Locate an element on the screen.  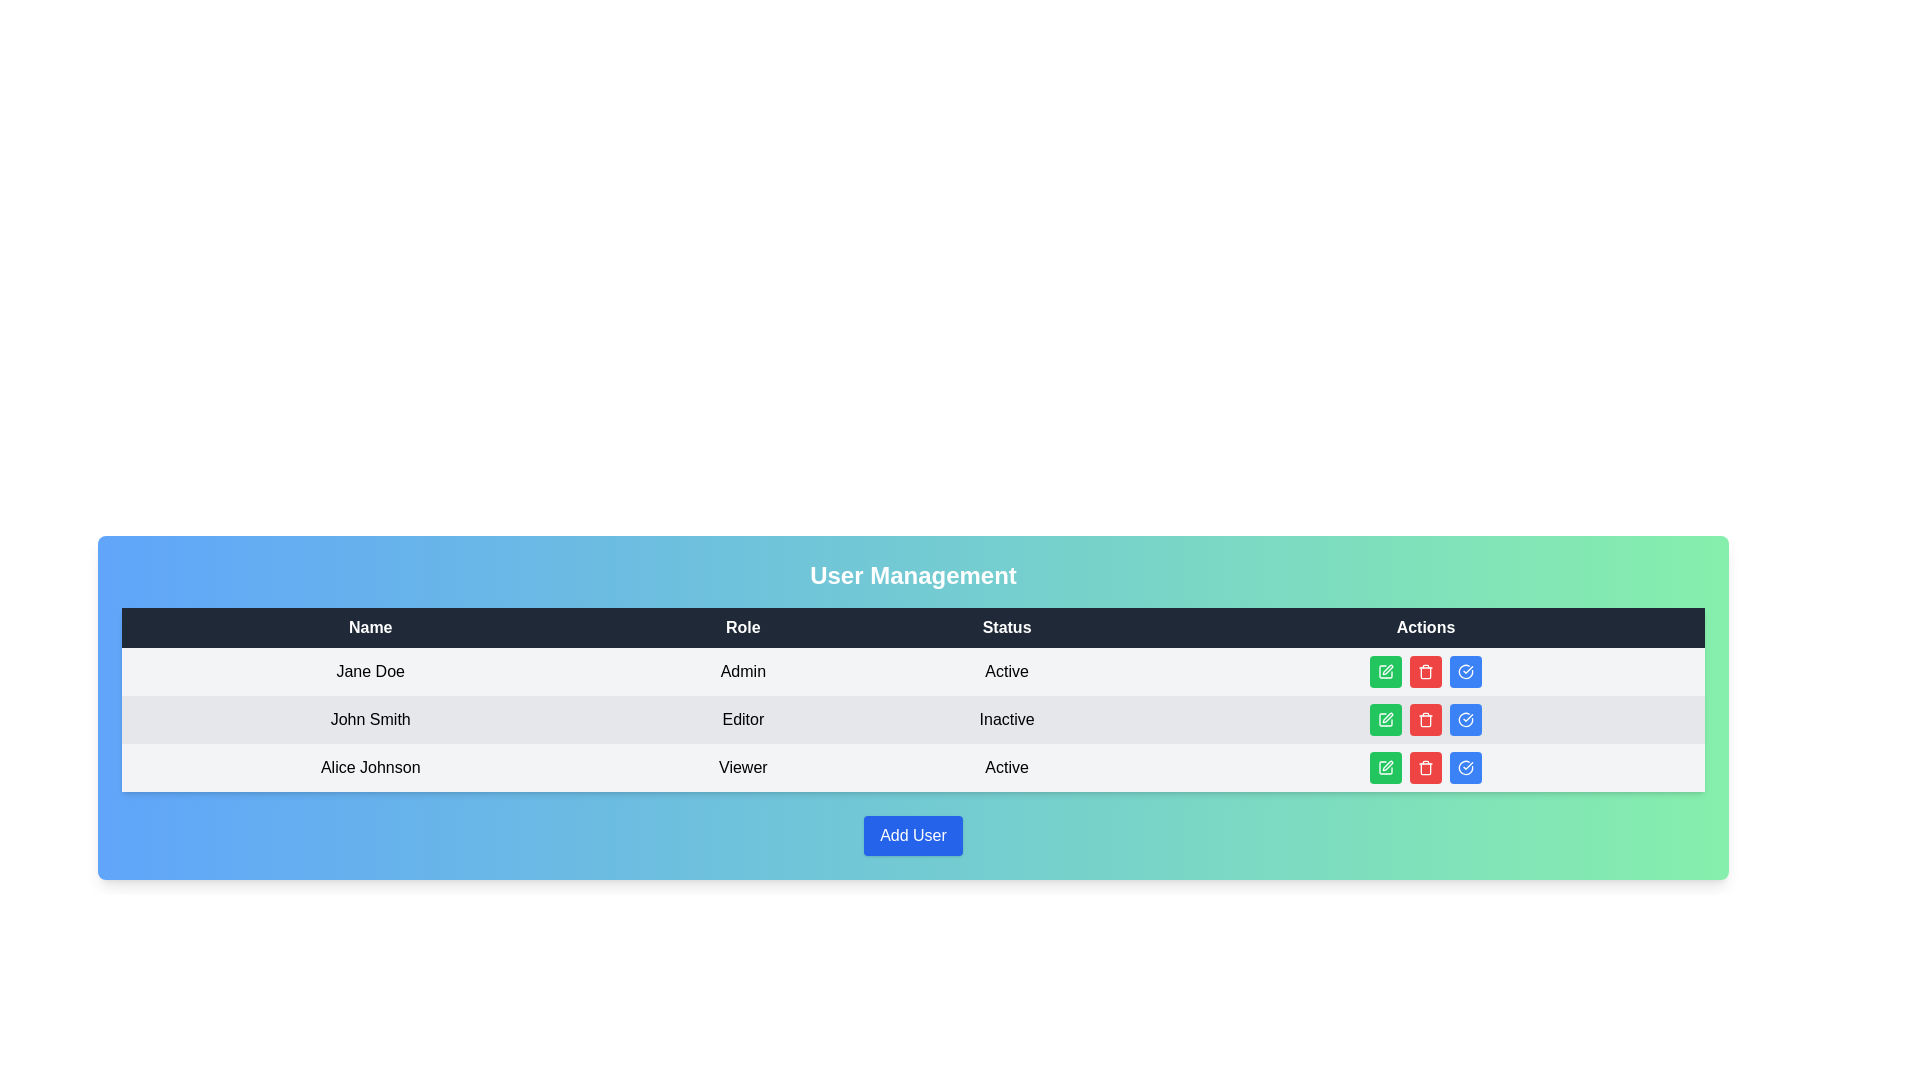
the confirmation button located in the third row of the 'Actions' column, which is the right-most button in the action button group is located at coordinates (1465, 720).